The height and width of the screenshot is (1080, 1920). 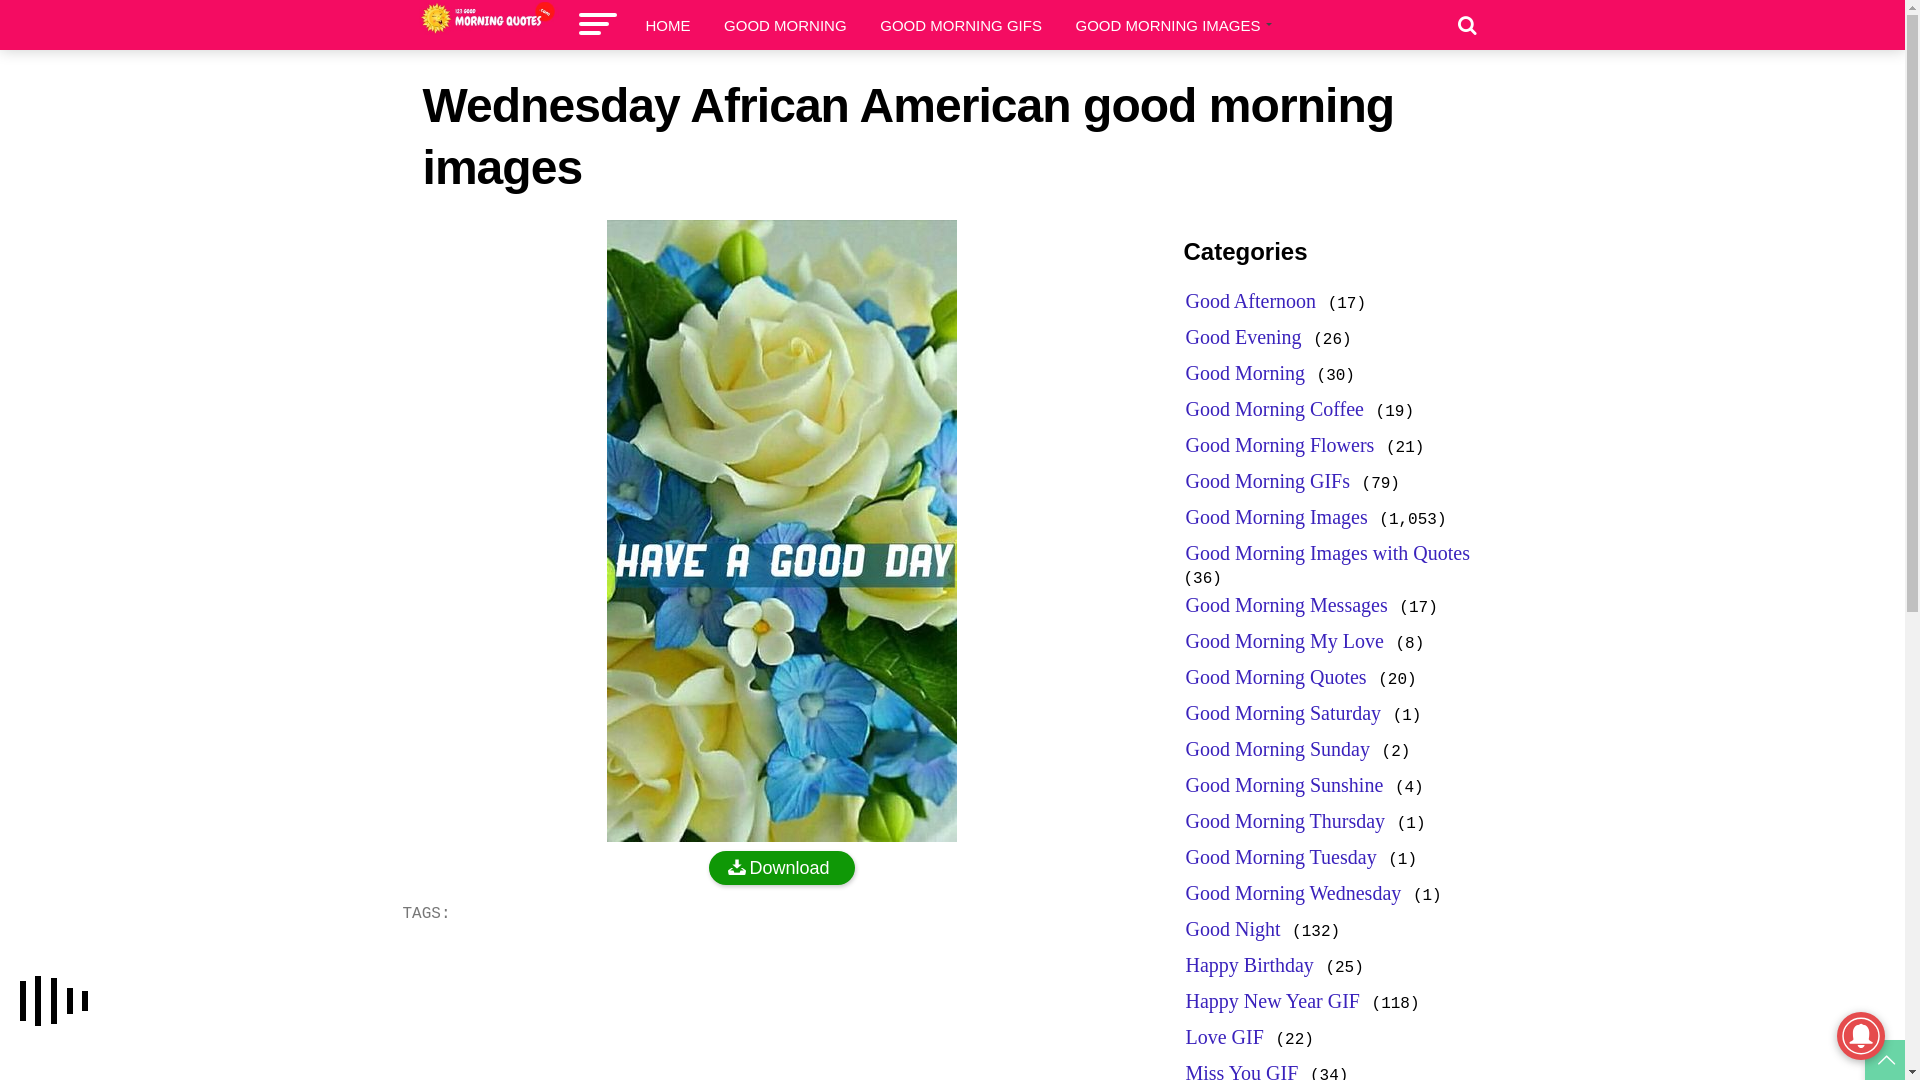 What do you see at coordinates (1223, 1036) in the screenshot?
I see `'Love GIF'` at bounding box center [1223, 1036].